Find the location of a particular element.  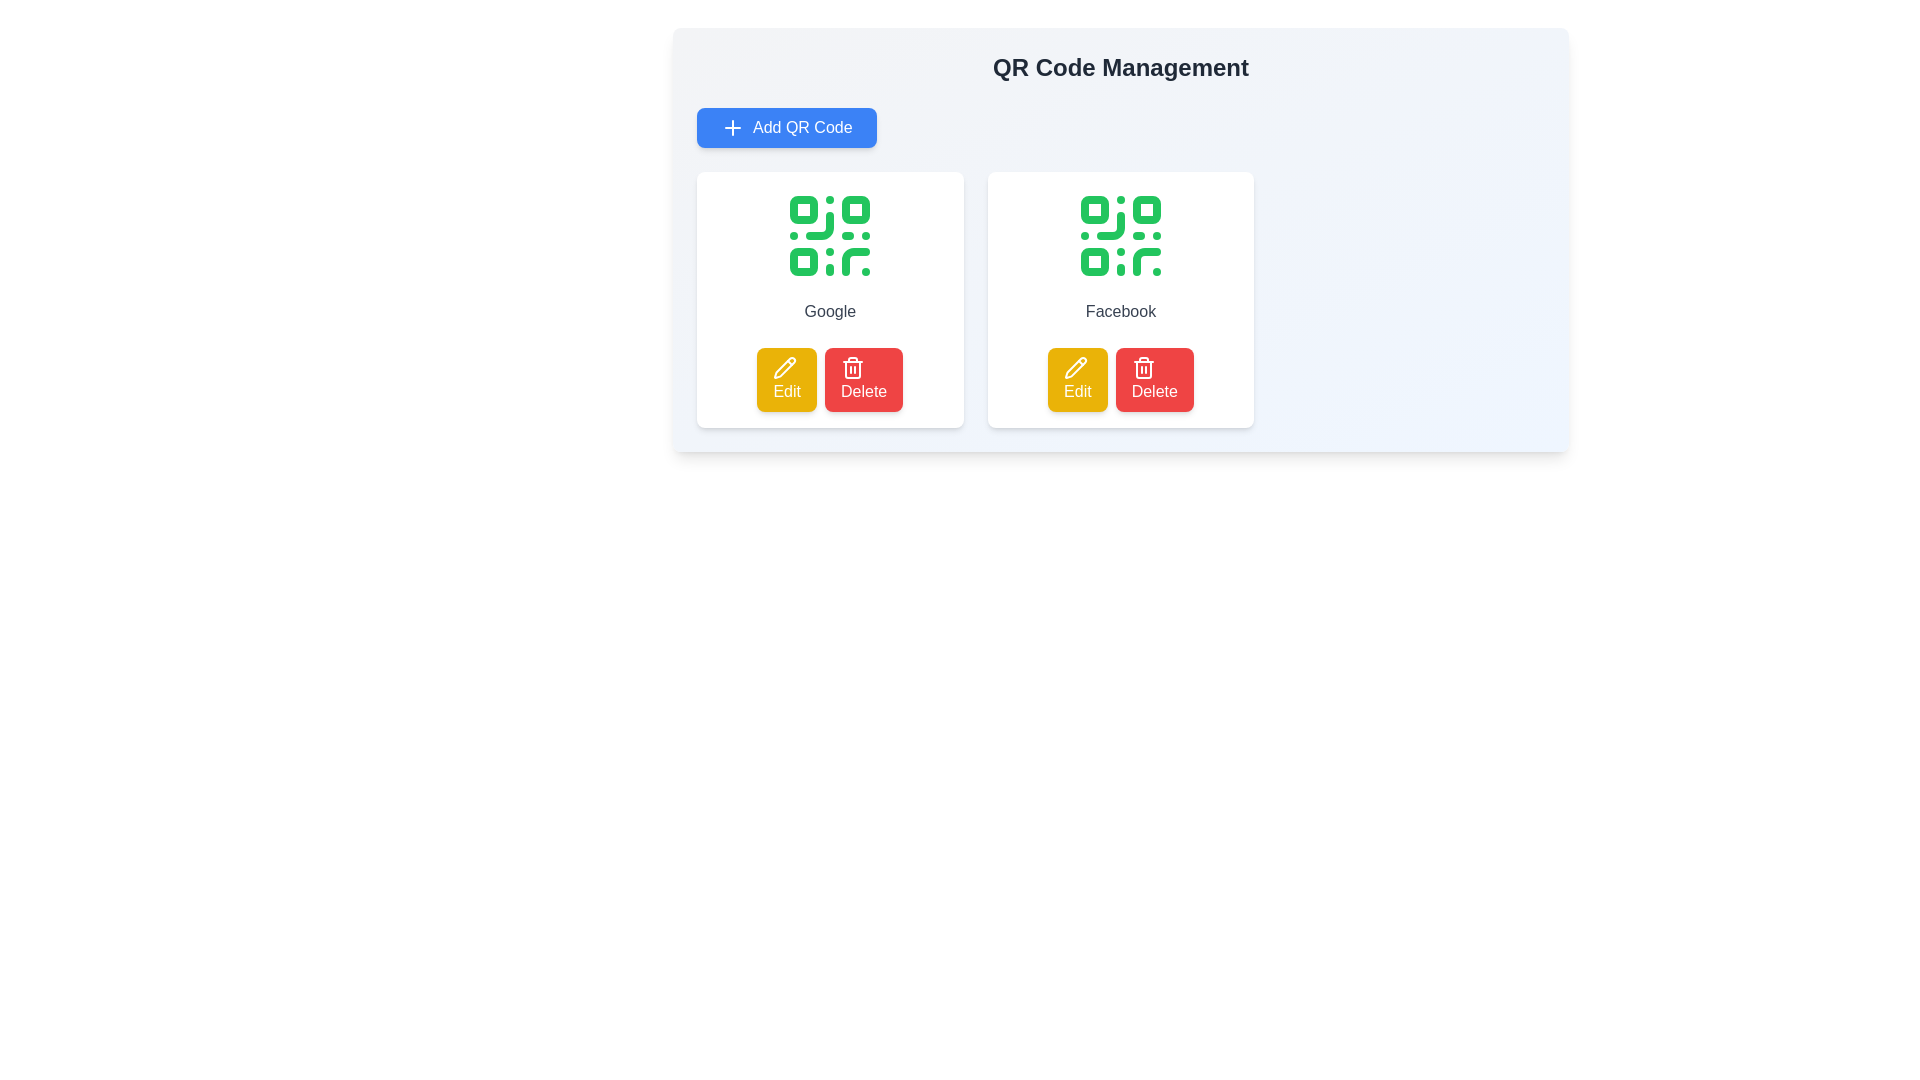

the 'Edit' icon located within the yellow 'Edit' button beneath the first QR code card labeled 'Google' is located at coordinates (784, 367).